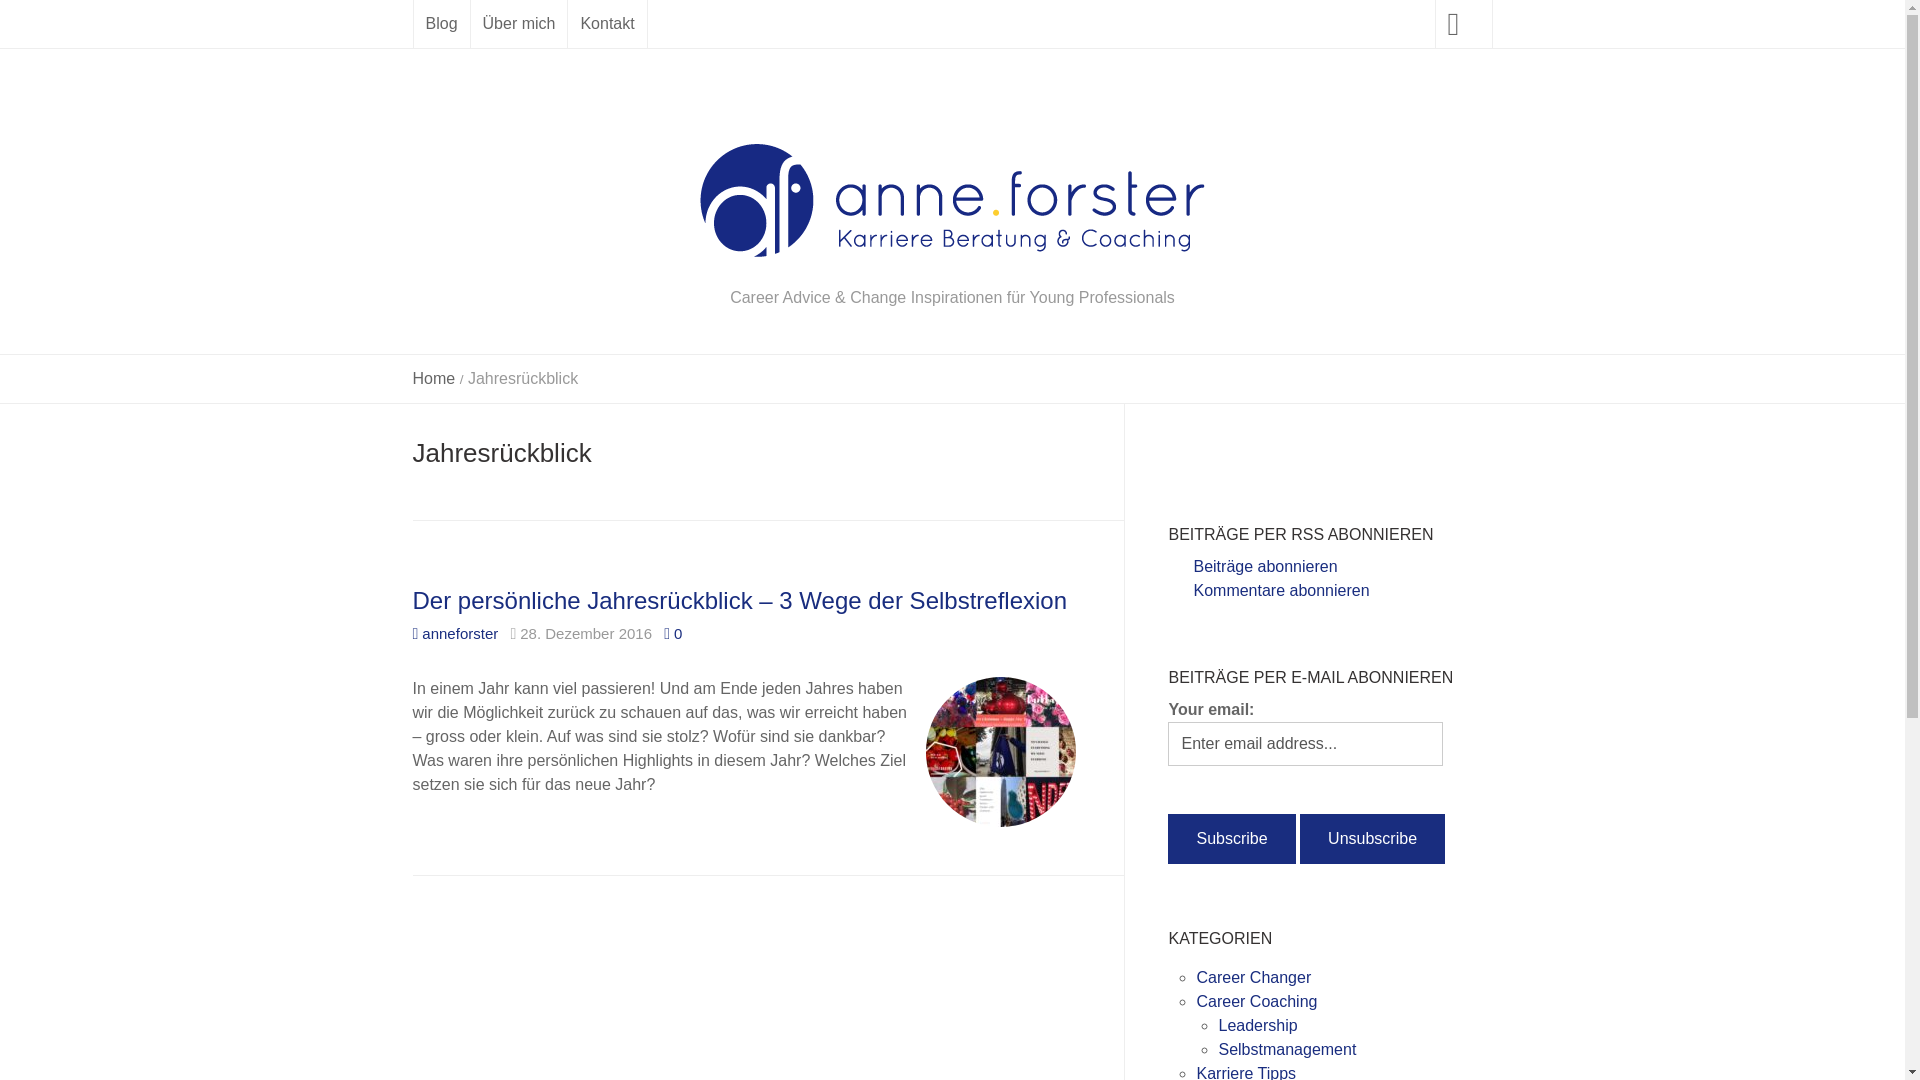 Image resolution: width=1920 pixels, height=1080 pixels. What do you see at coordinates (432, 378) in the screenshot?
I see `'Home'` at bounding box center [432, 378].